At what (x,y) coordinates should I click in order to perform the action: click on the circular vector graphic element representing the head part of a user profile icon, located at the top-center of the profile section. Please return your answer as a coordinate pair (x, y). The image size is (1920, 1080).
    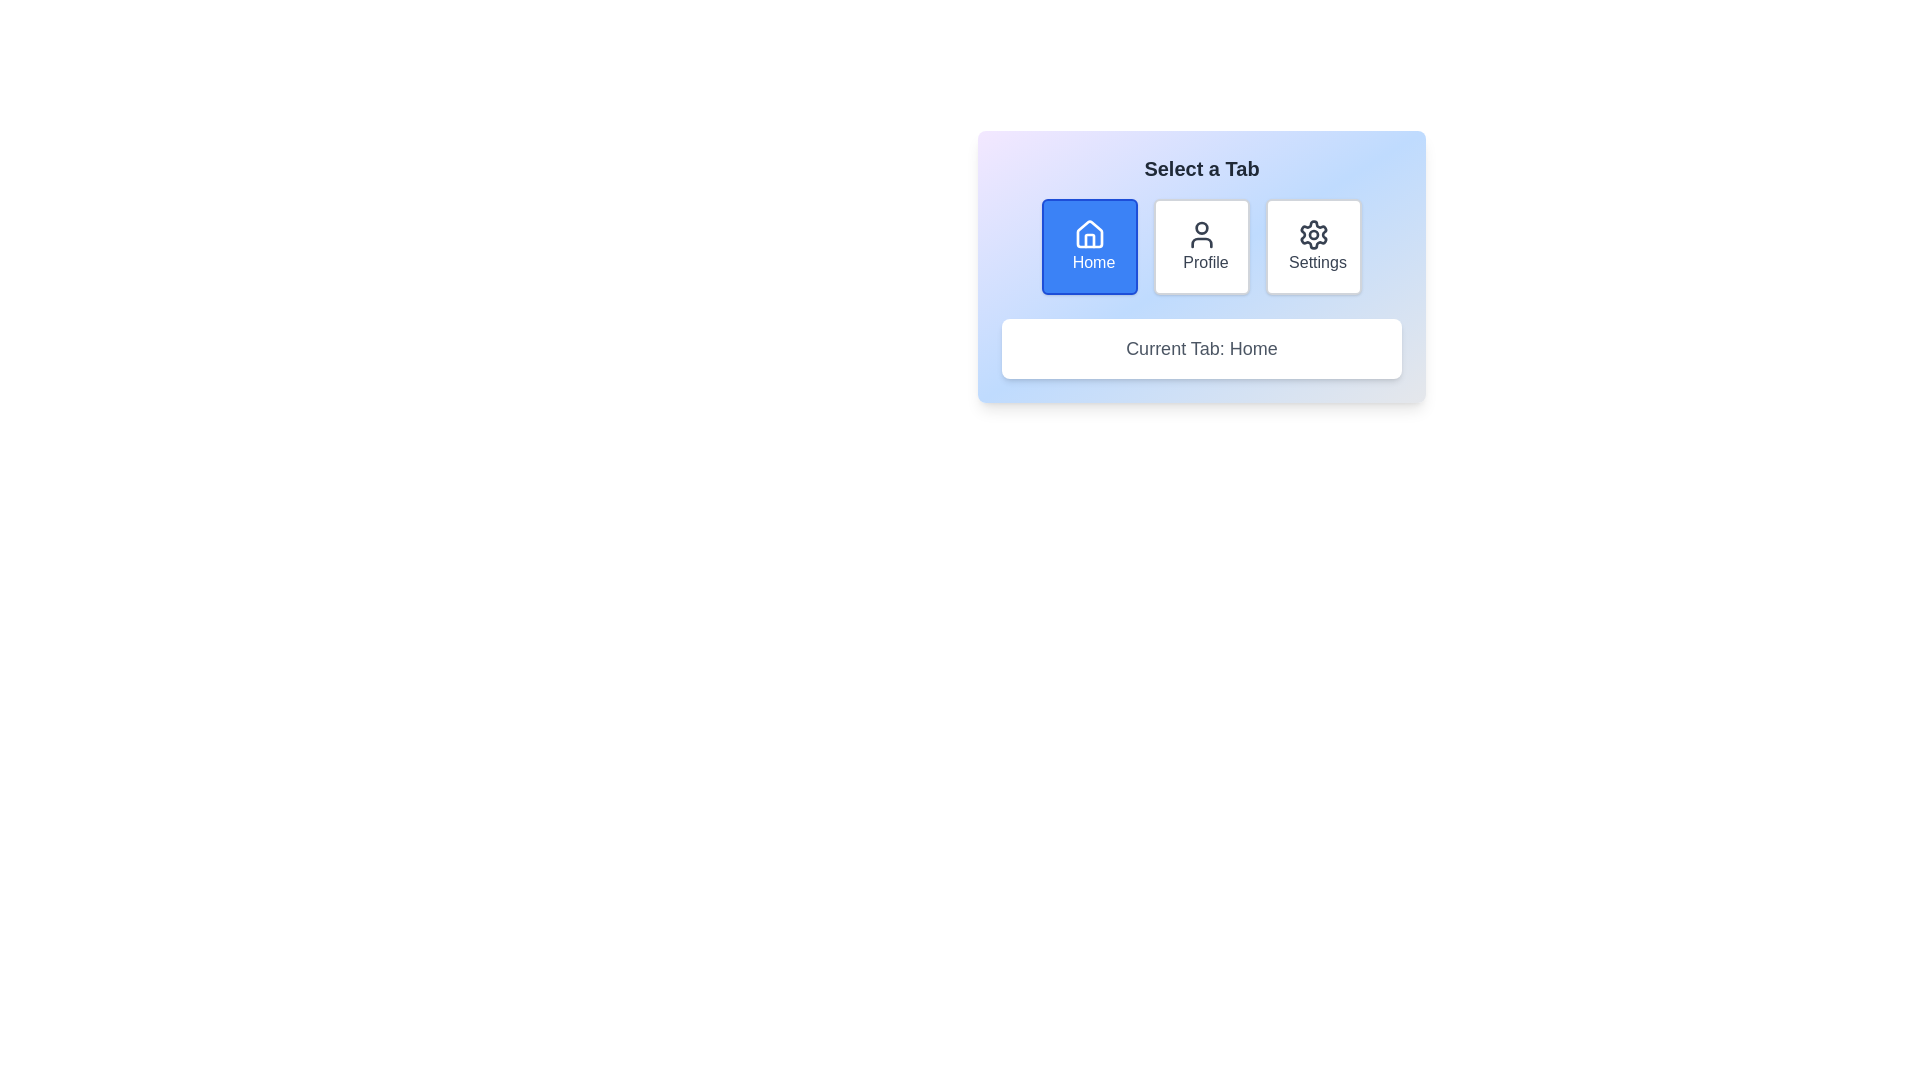
    Looking at the image, I should click on (1200, 226).